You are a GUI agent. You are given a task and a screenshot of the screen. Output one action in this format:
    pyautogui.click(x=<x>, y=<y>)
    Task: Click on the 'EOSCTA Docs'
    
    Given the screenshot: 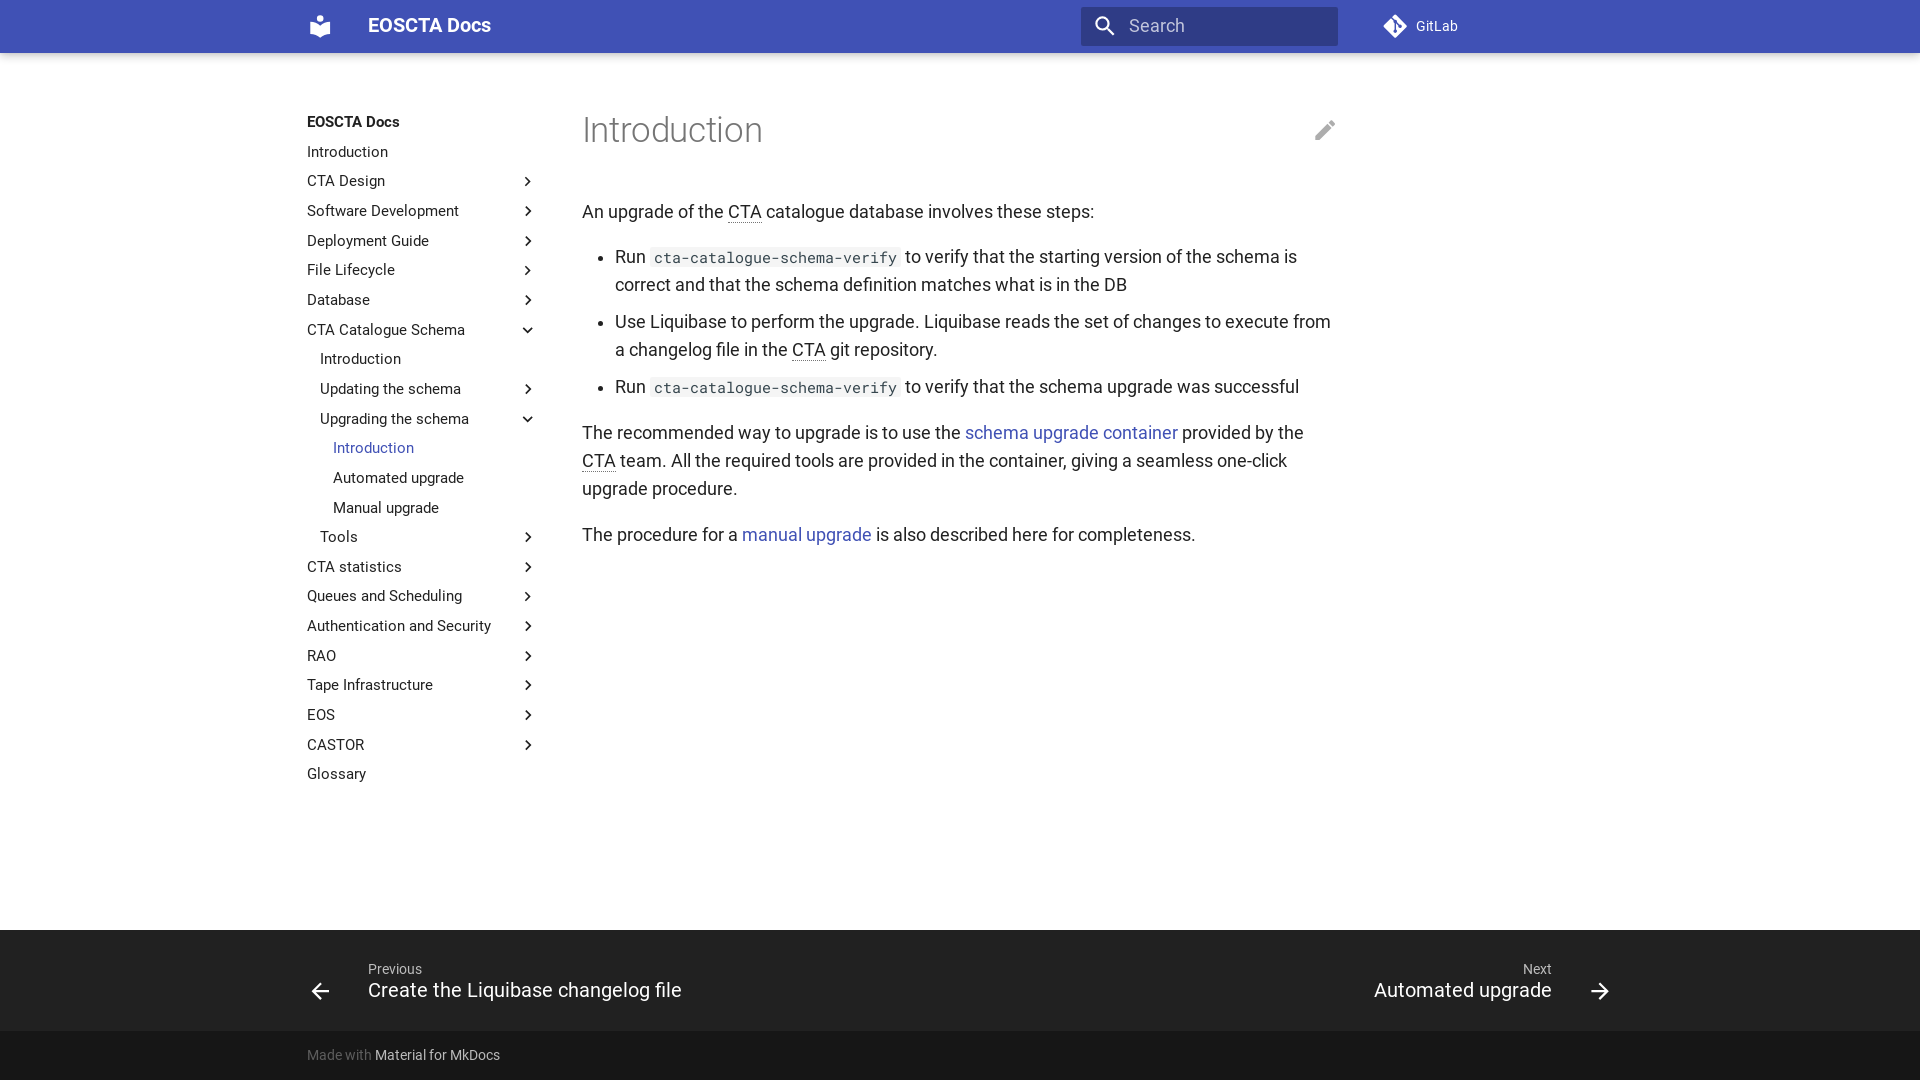 What is the action you would take?
    pyautogui.click(x=320, y=26)
    